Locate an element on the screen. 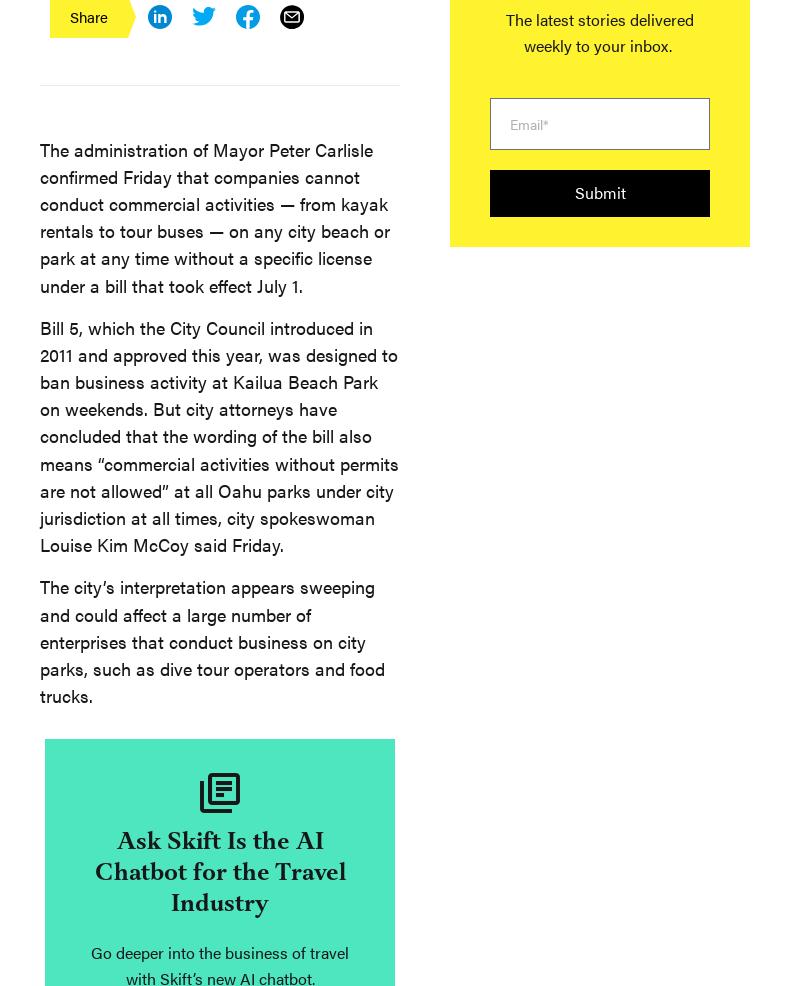 This screenshot has height=986, width=800. 'Sean O'Neill | 1 week ago' is located at coordinates (100, 330).